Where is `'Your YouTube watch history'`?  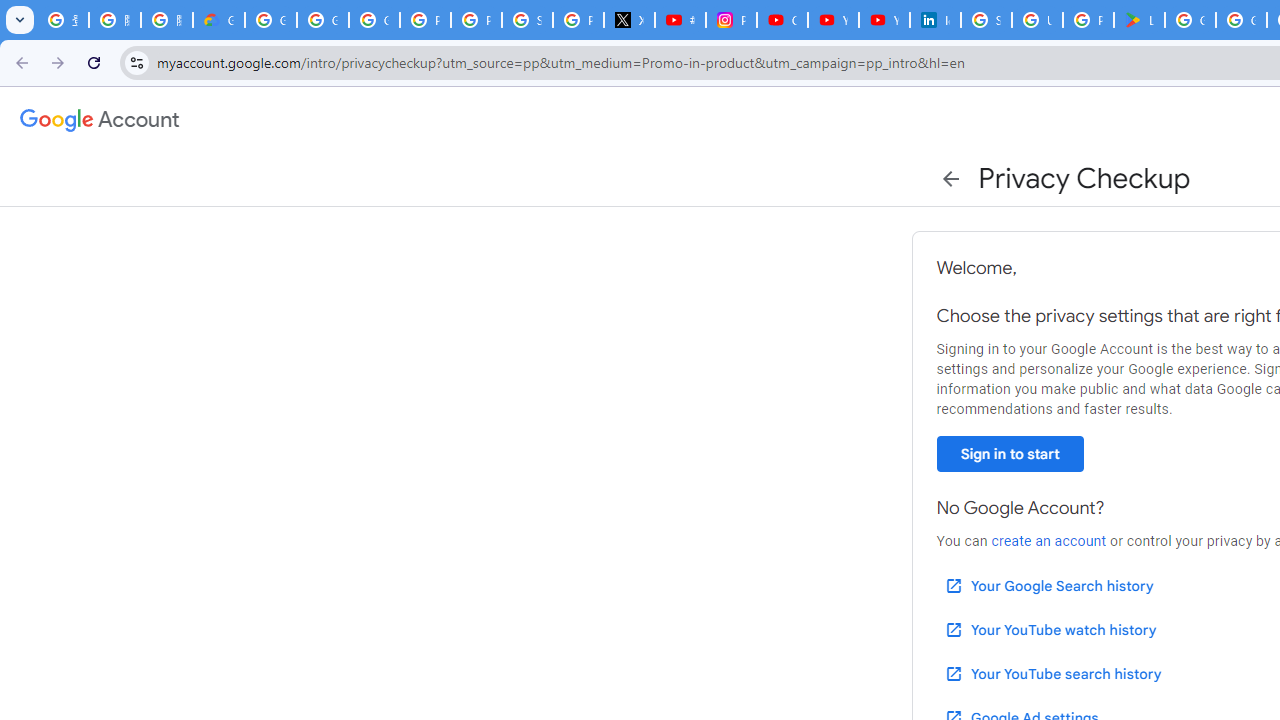
'Your YouTube watch history' is located at coordinates (1049, 630).